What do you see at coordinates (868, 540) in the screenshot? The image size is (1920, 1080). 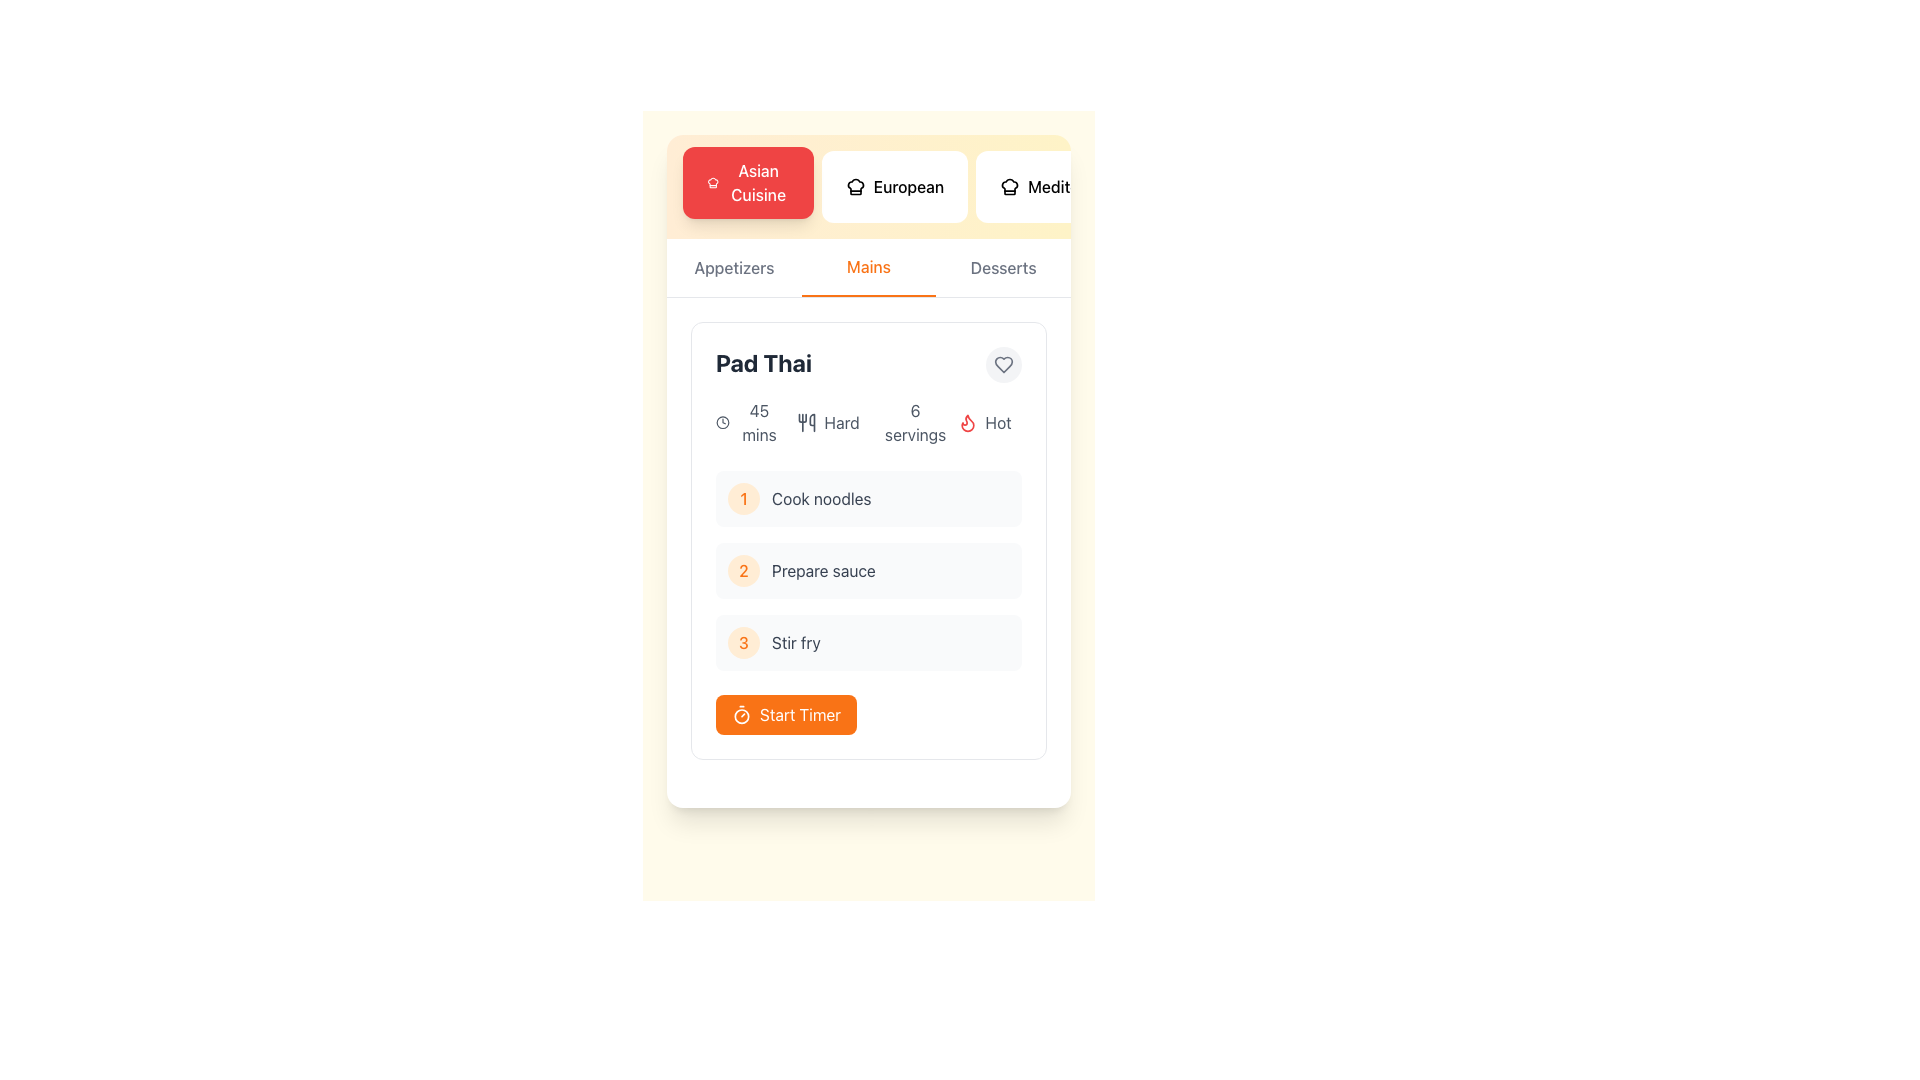 I see `the individual step in the Pad Thai recipe card for further instructions` at bounding box center [868, 540].